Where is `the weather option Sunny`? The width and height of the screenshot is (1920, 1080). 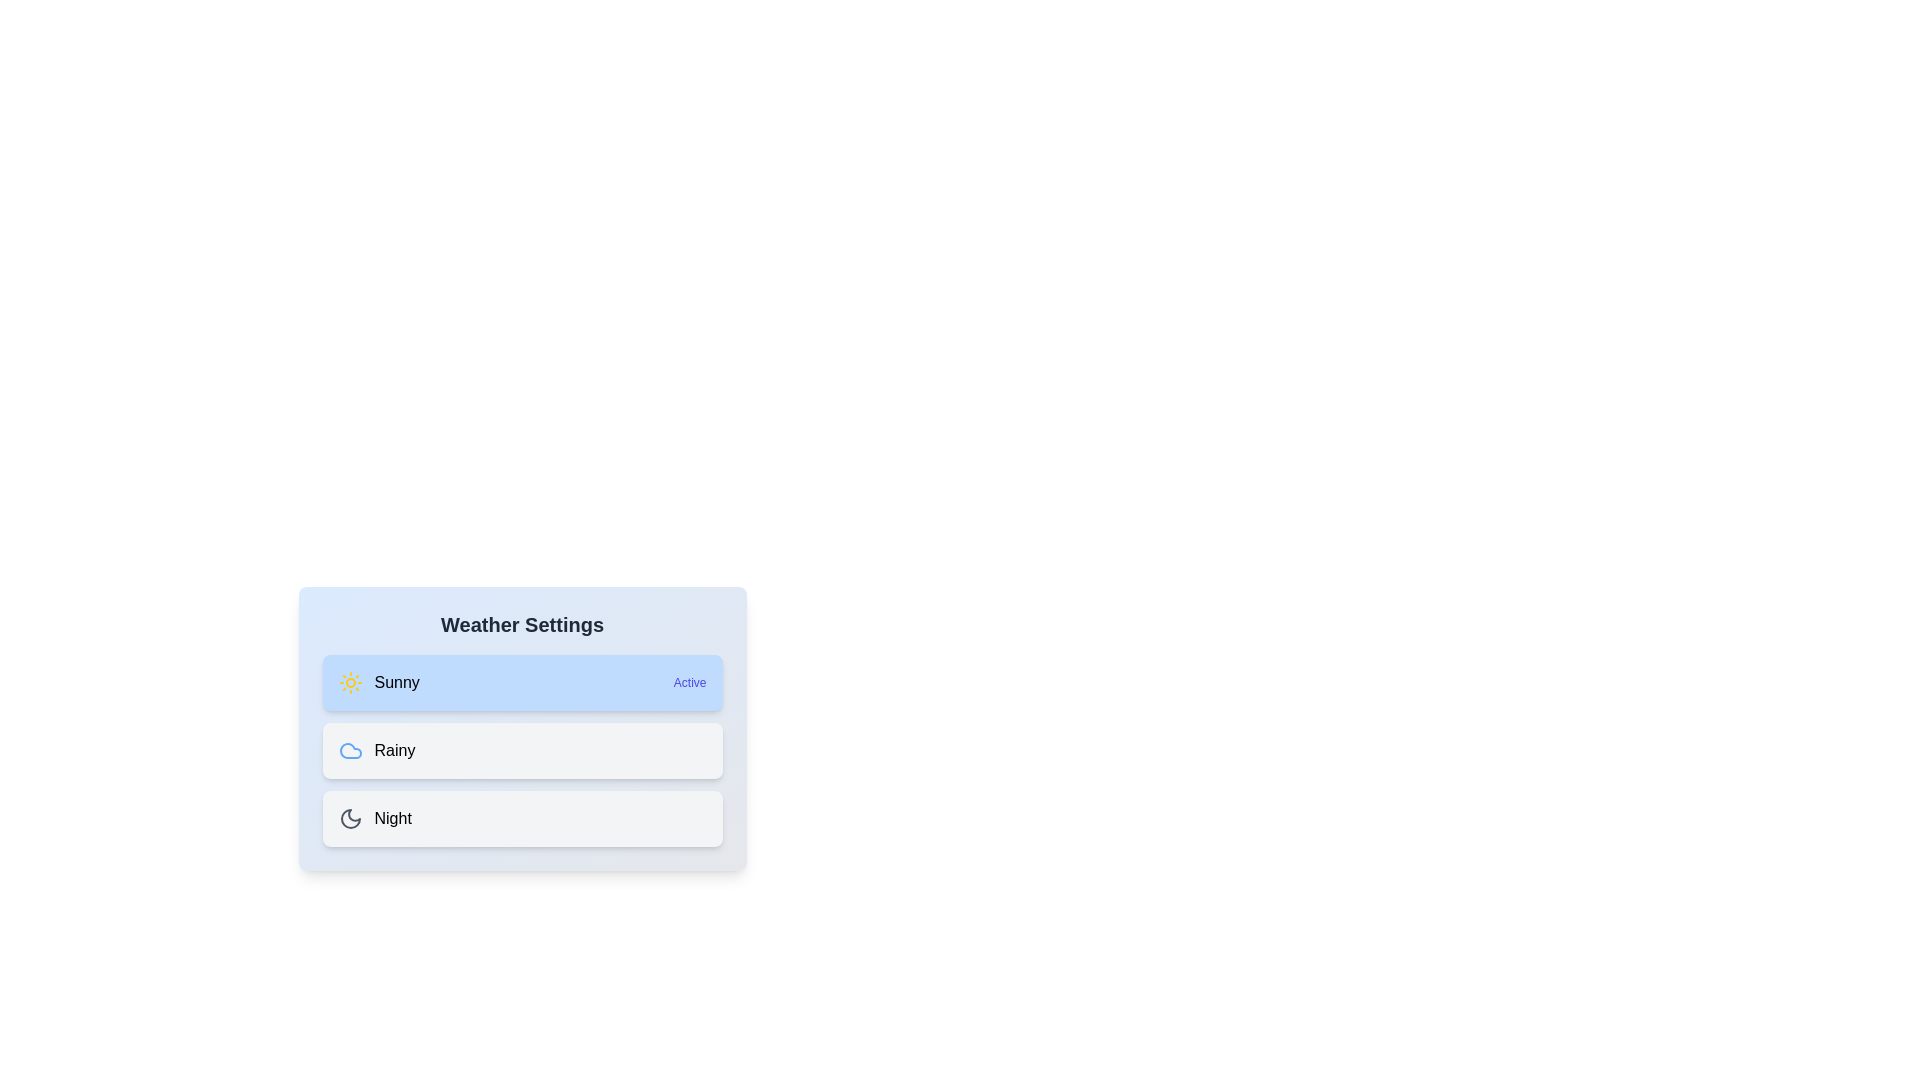
the weather option Sunny is located at coordinates (522, 681).